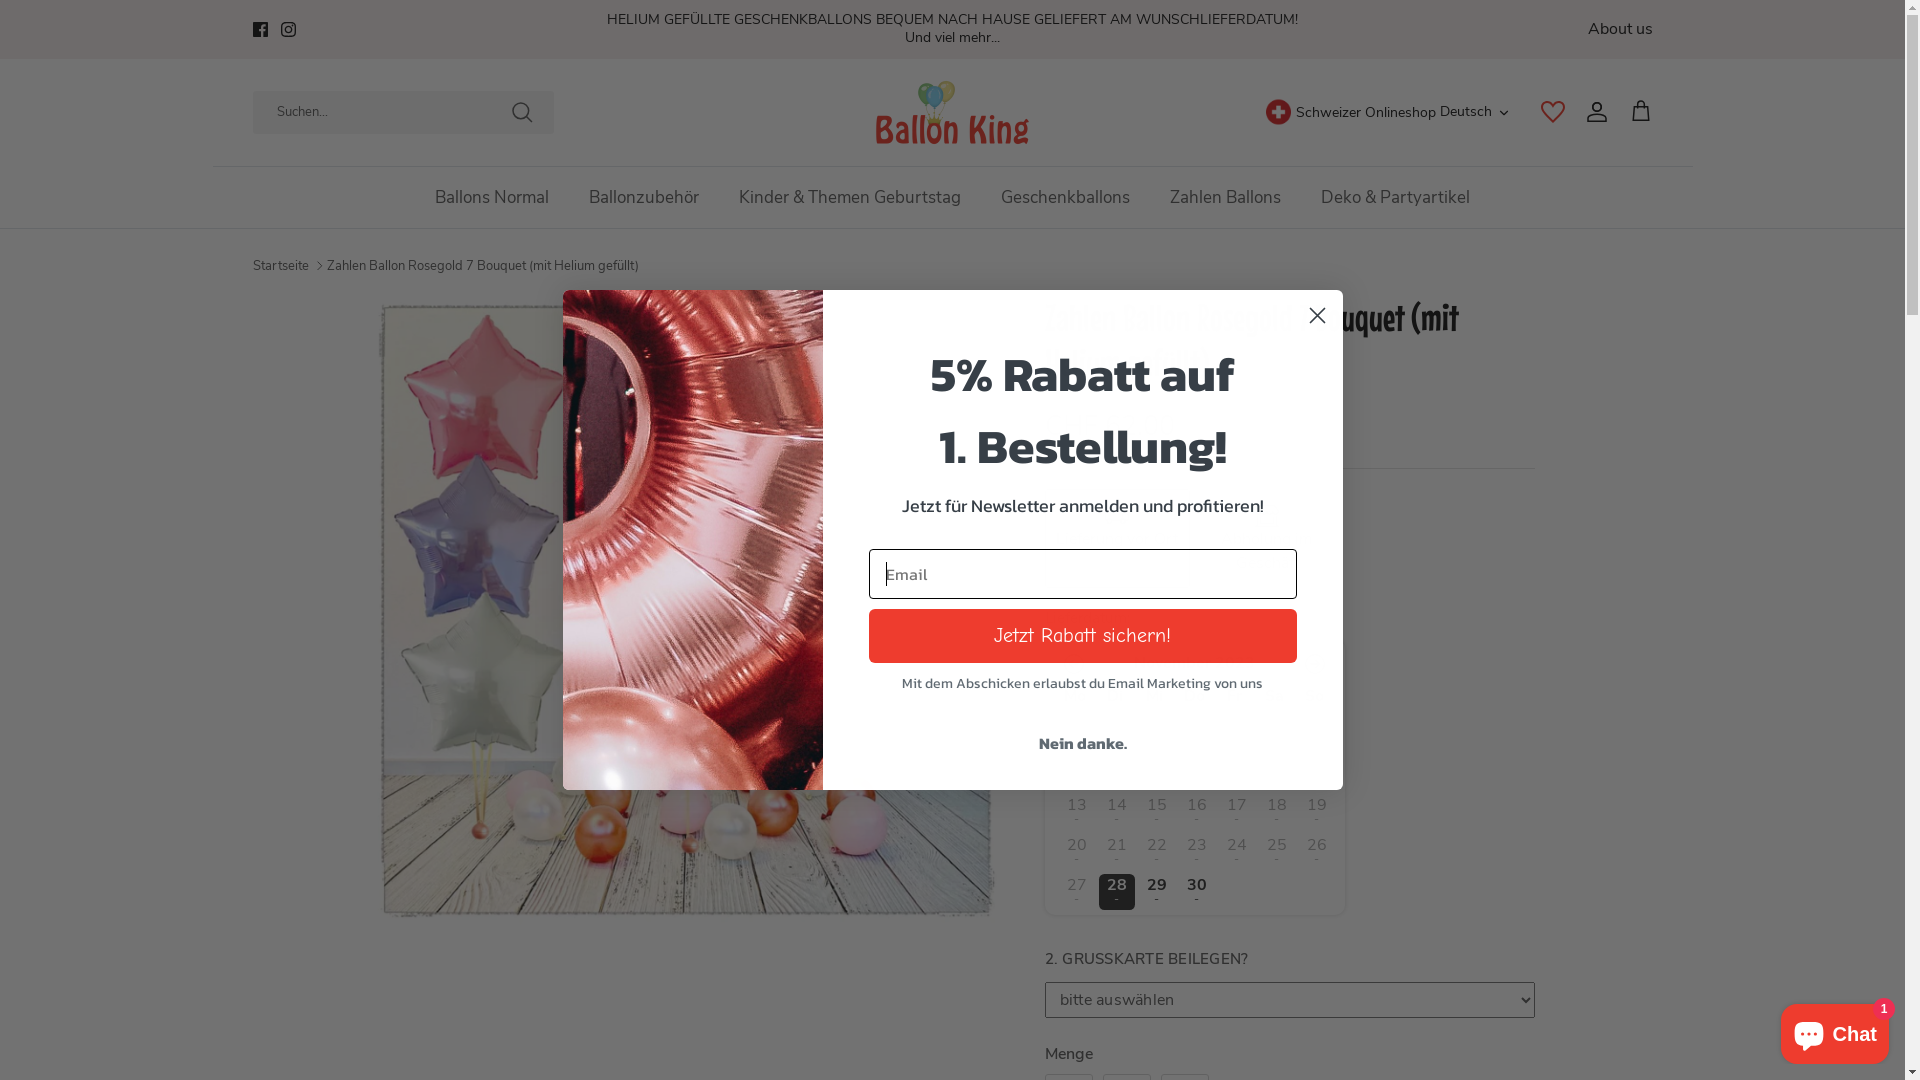 The width and height of the screenshot is (1920, 1080). What do you see at coordinates (1394, 197) in the screenshot?
I see `'Deko & Partyartikel'` at bounding box center [1394, 197].